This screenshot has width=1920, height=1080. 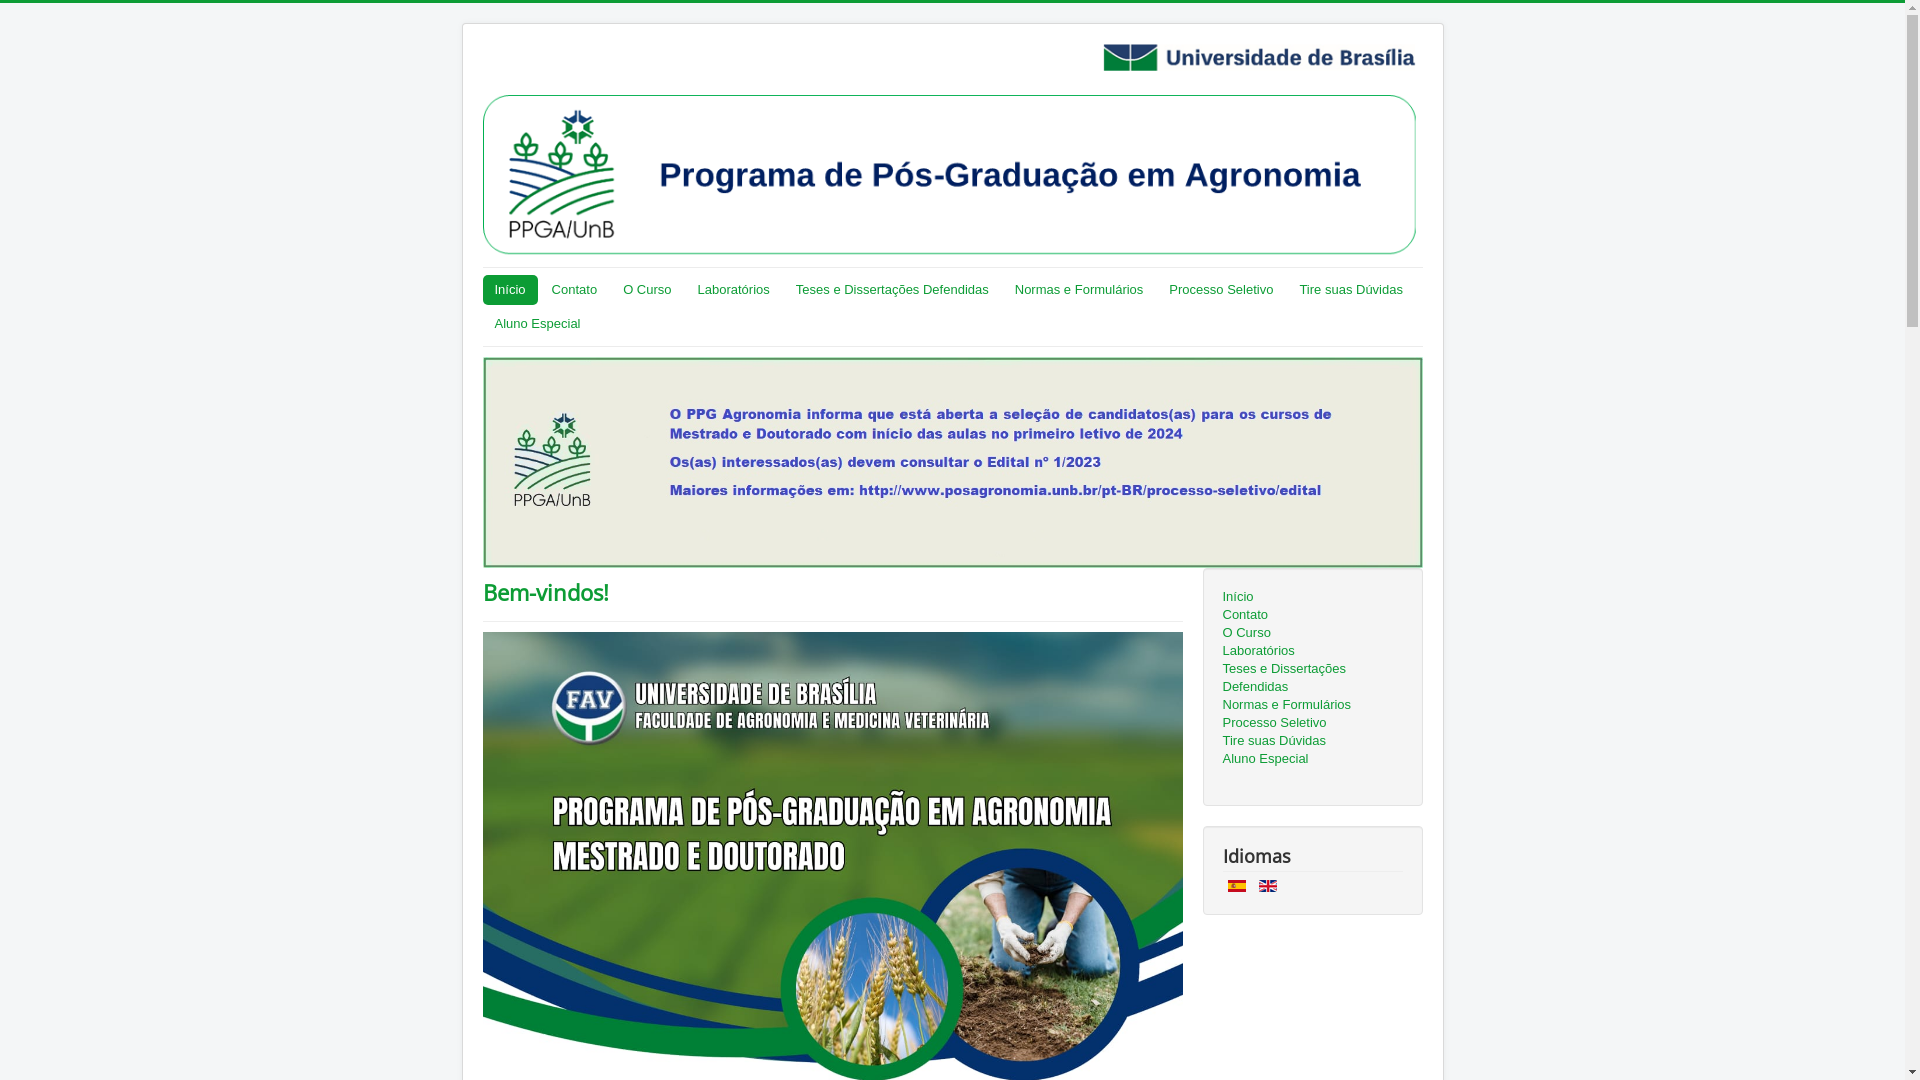 I want to click on 'Contato', so click(x=574, y=289).